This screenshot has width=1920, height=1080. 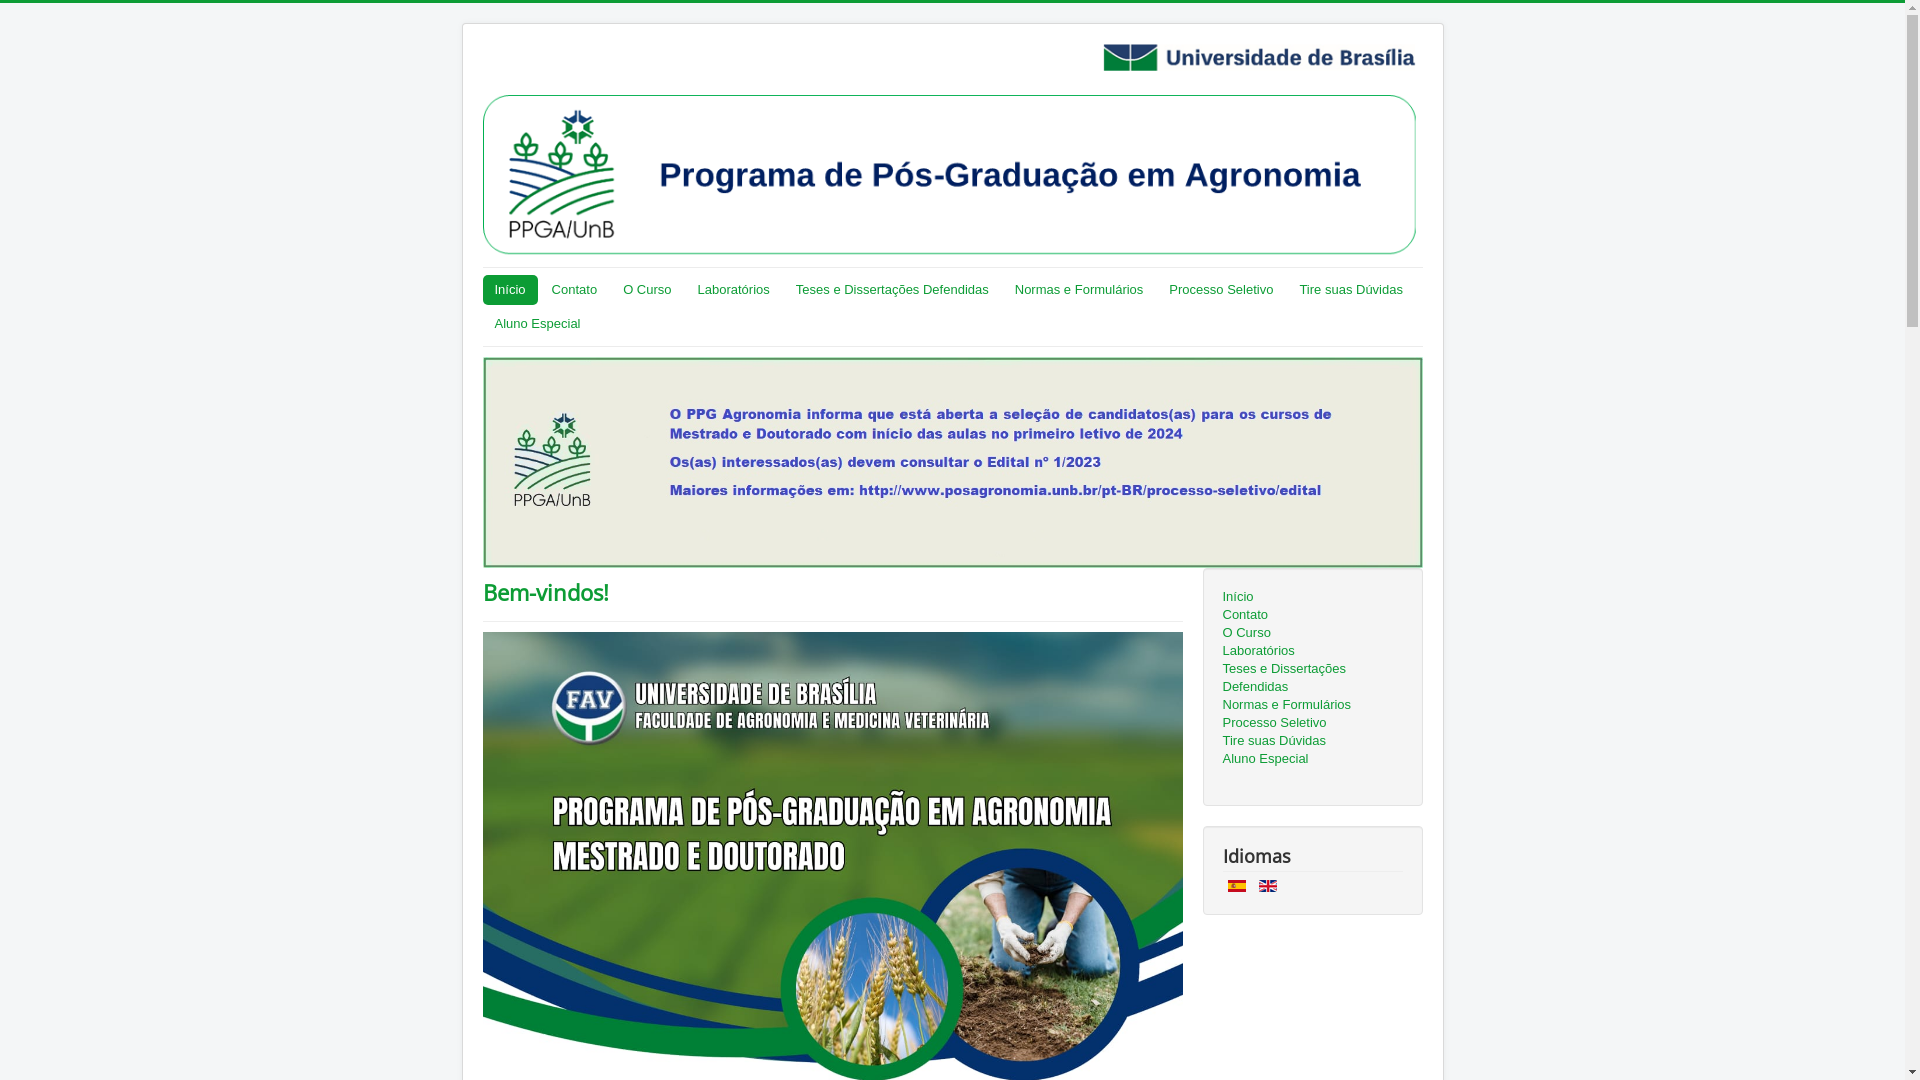 I want to click on 'Contato', so click(x=574, y=289).